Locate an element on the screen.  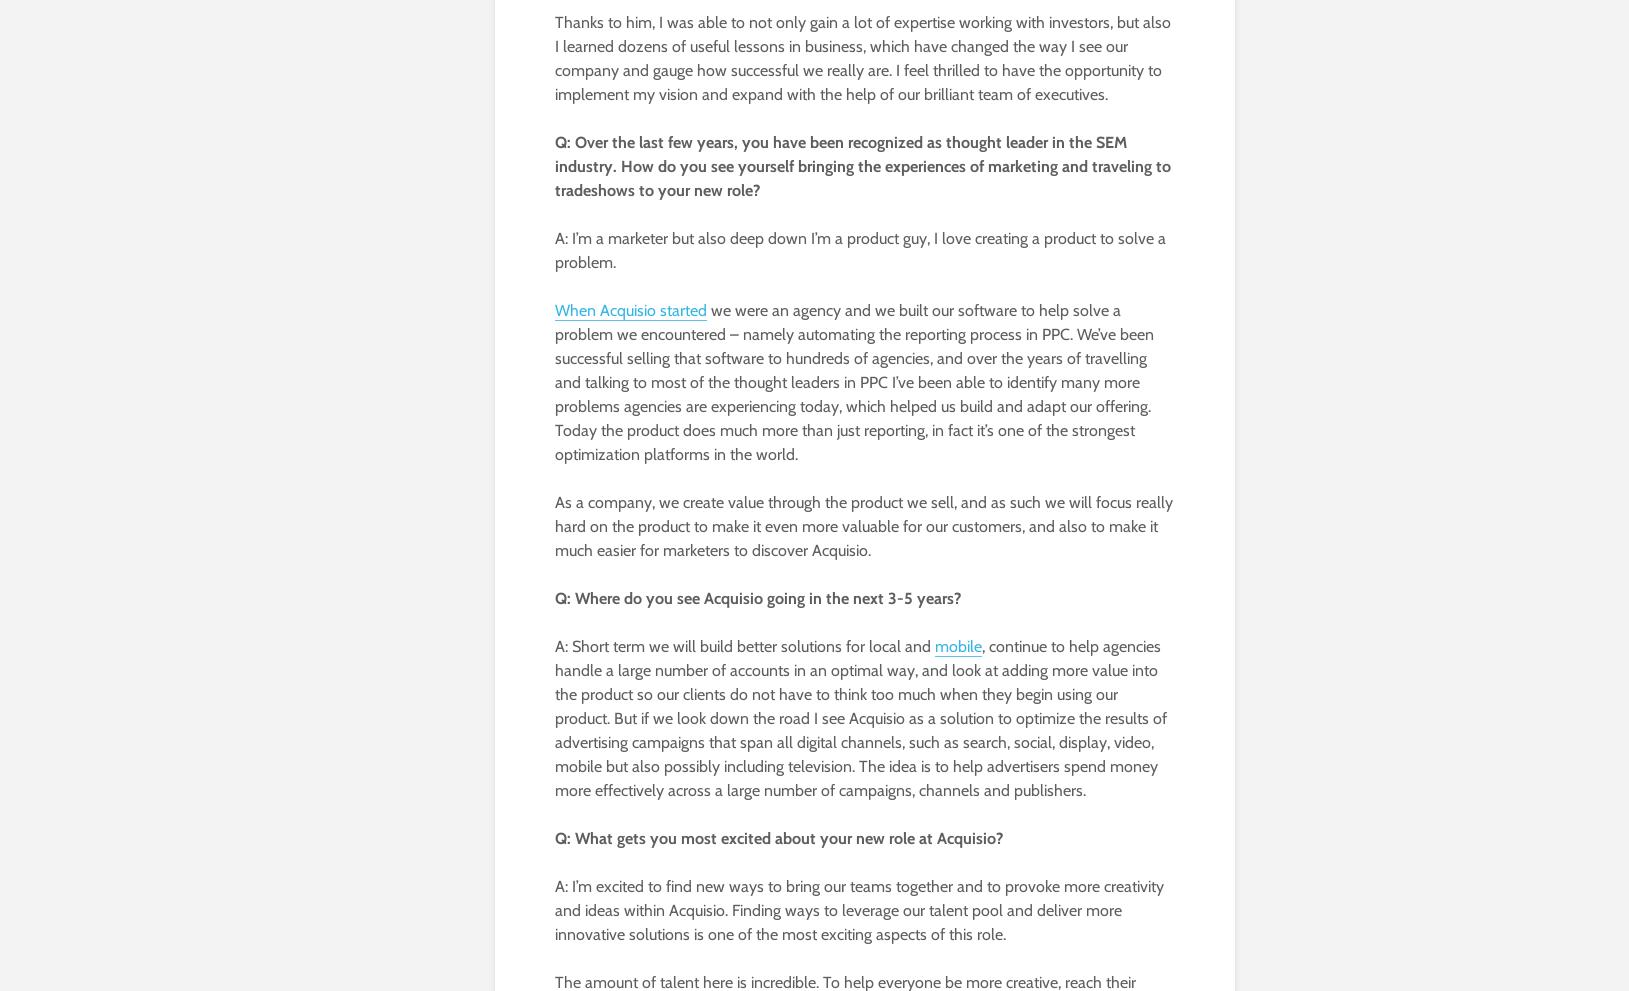
'A: I’m a marketer but also deep down I’m a product guy, I love creating a product to solve a problem.' is located at coordinates (859, 250).